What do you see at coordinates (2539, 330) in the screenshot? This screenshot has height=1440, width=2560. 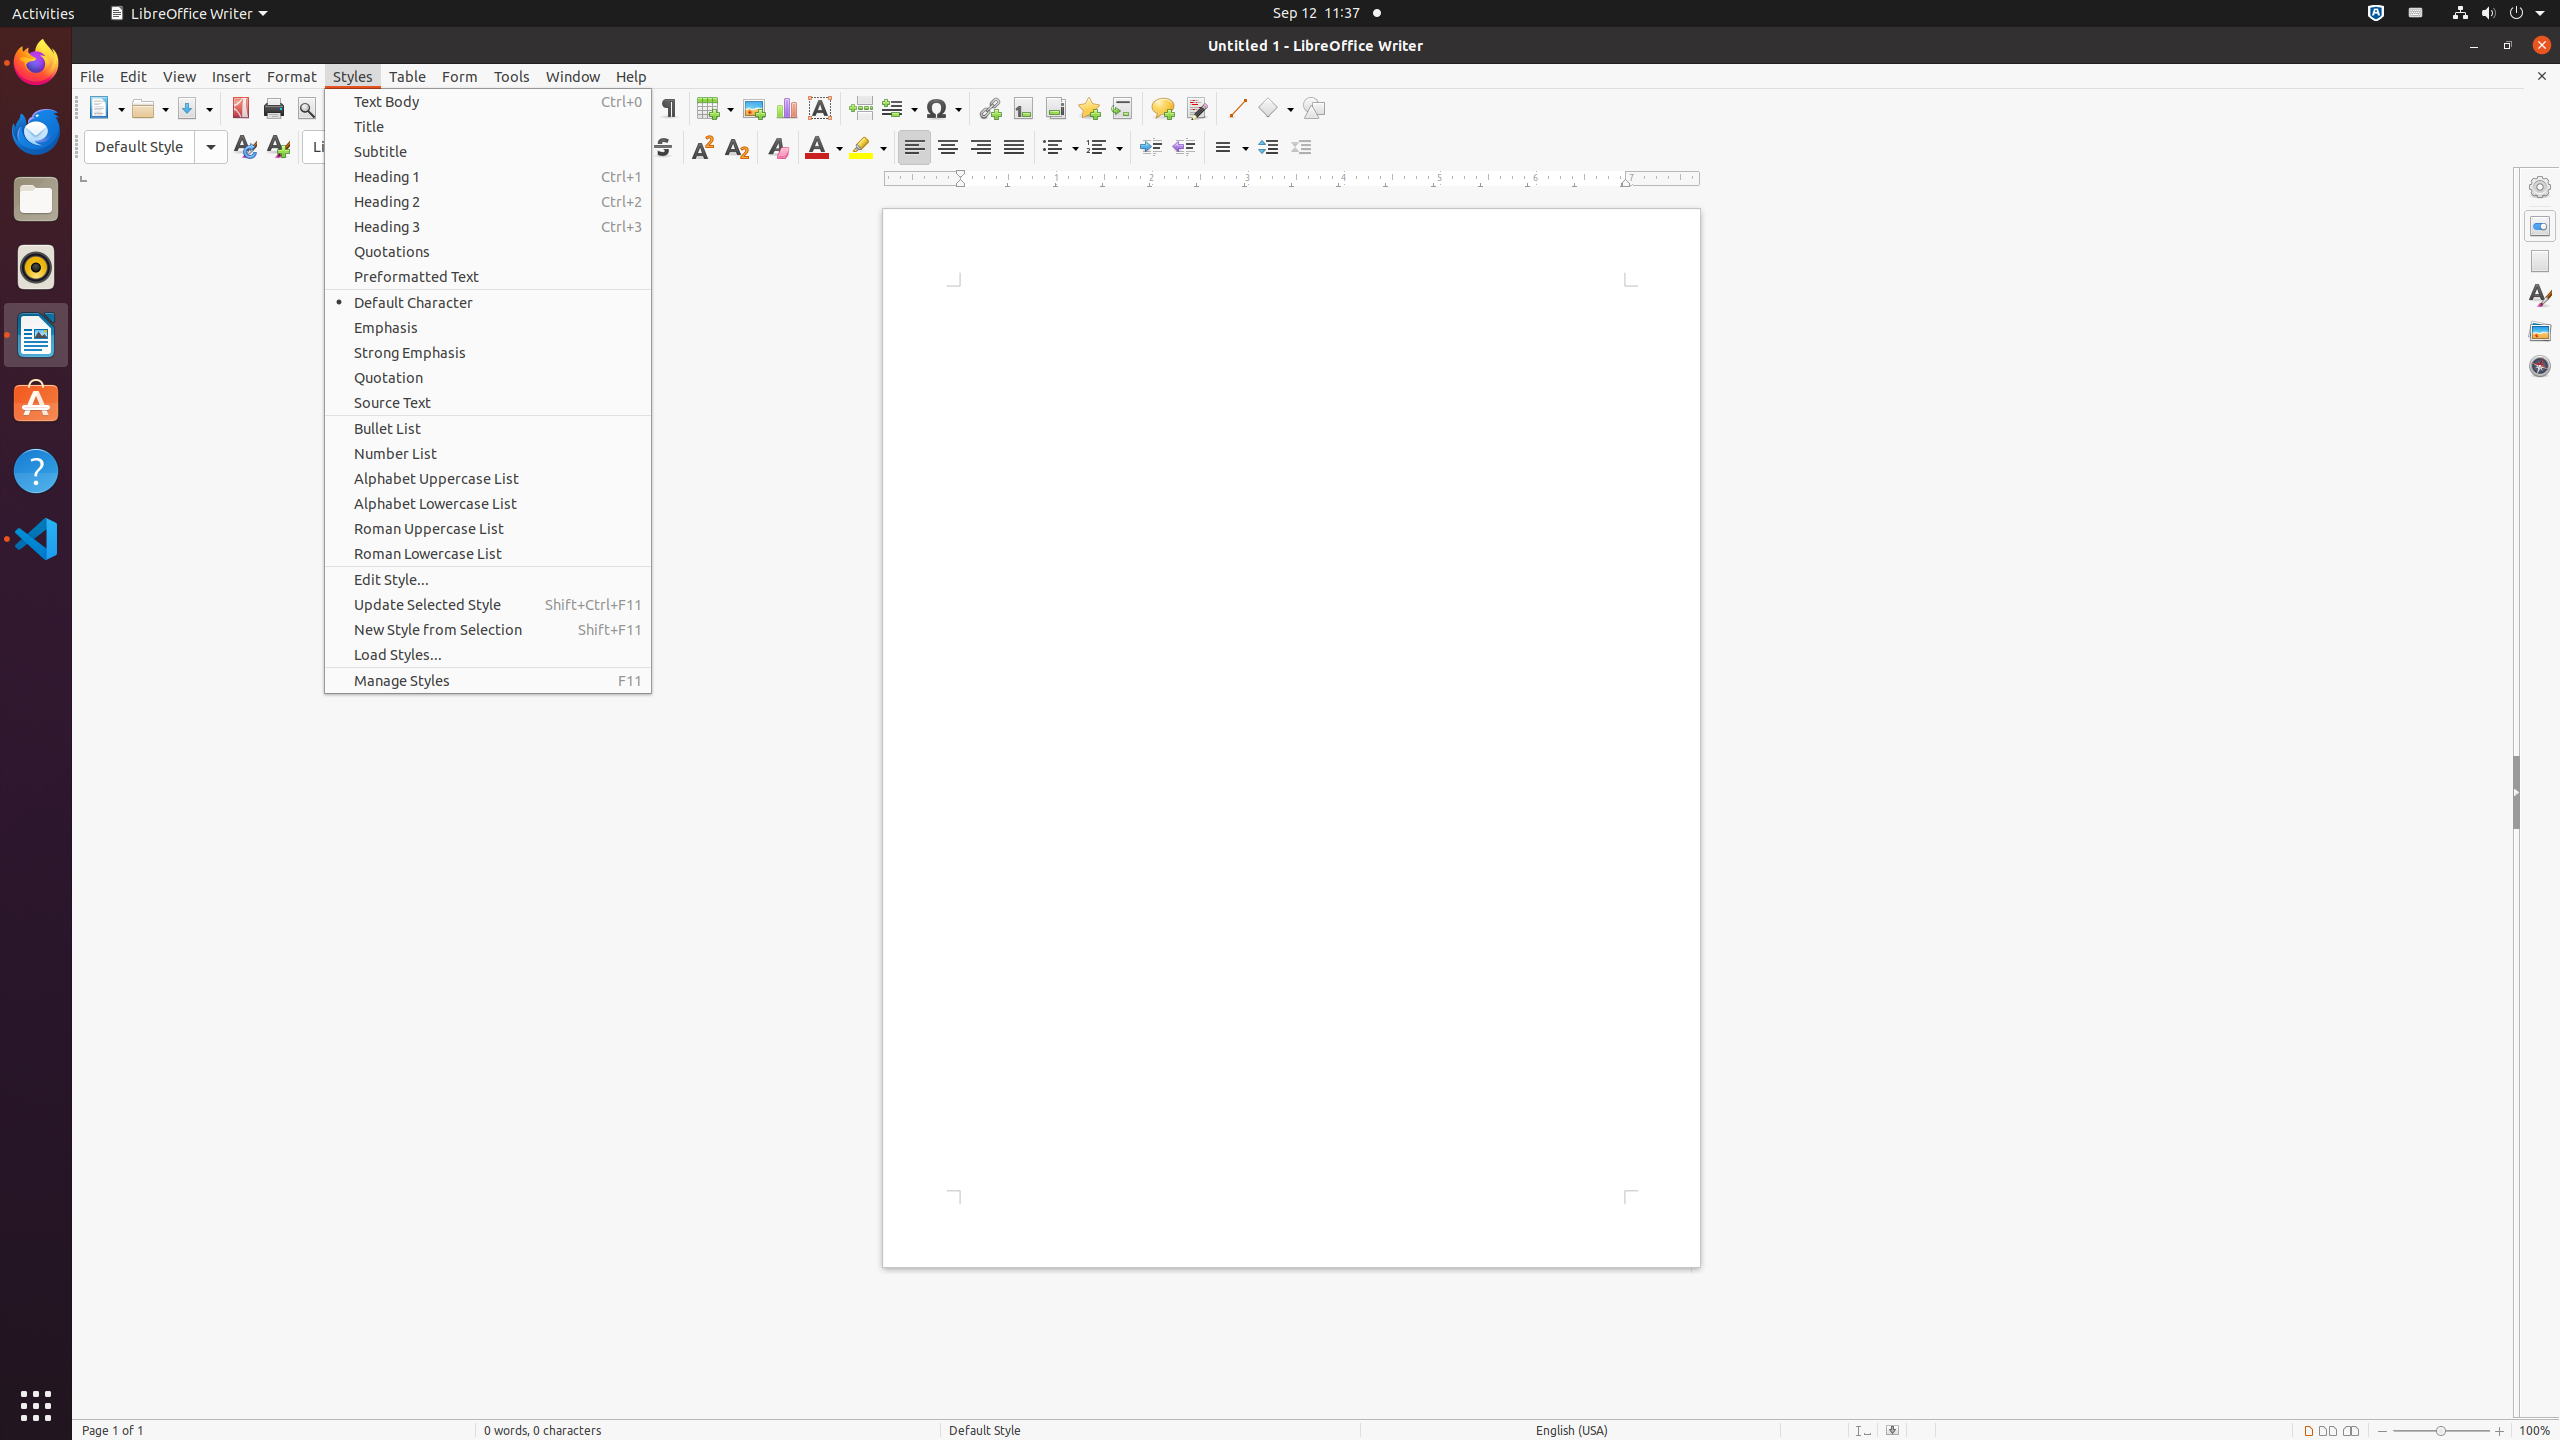 I see `'Gallery'` at bounding box center [2539, 330].